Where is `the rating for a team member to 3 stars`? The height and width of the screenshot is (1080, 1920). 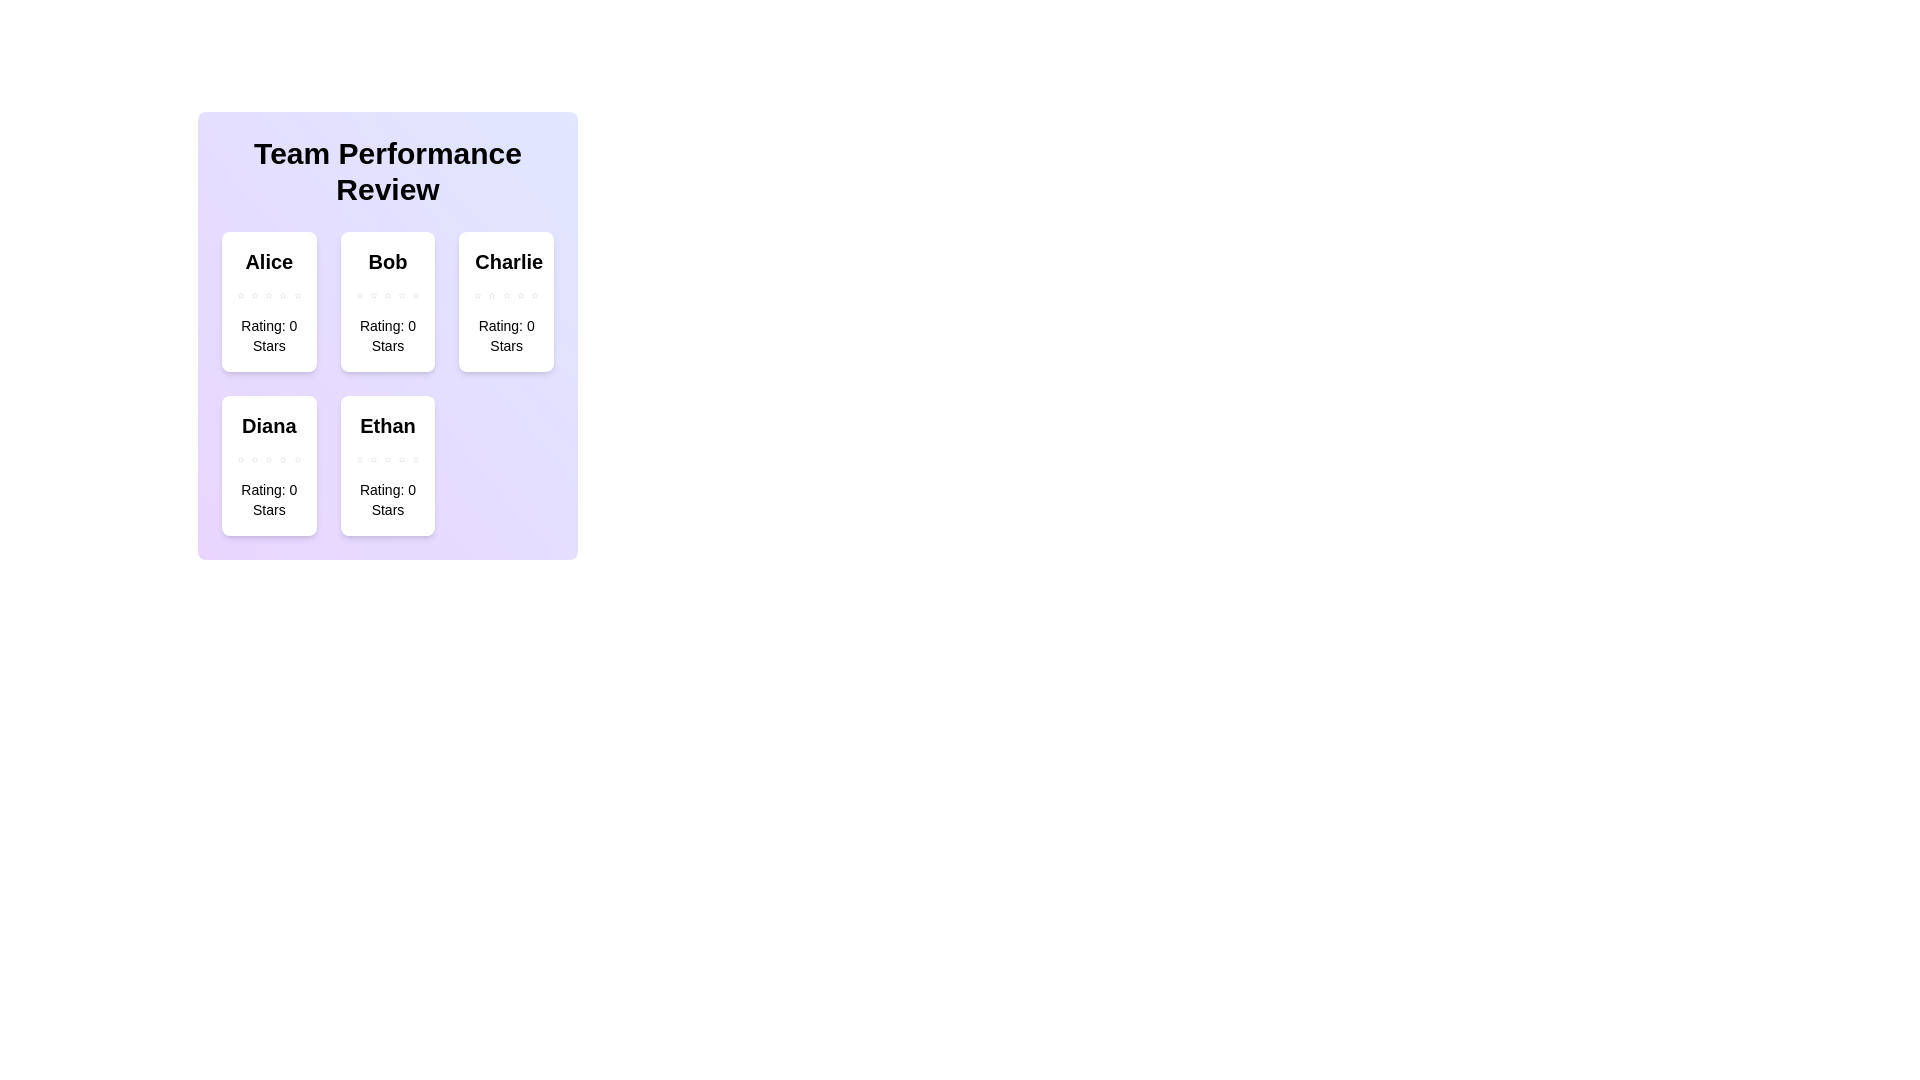
the rating for a team member to 3 stars is located at coordinates (267, 296).